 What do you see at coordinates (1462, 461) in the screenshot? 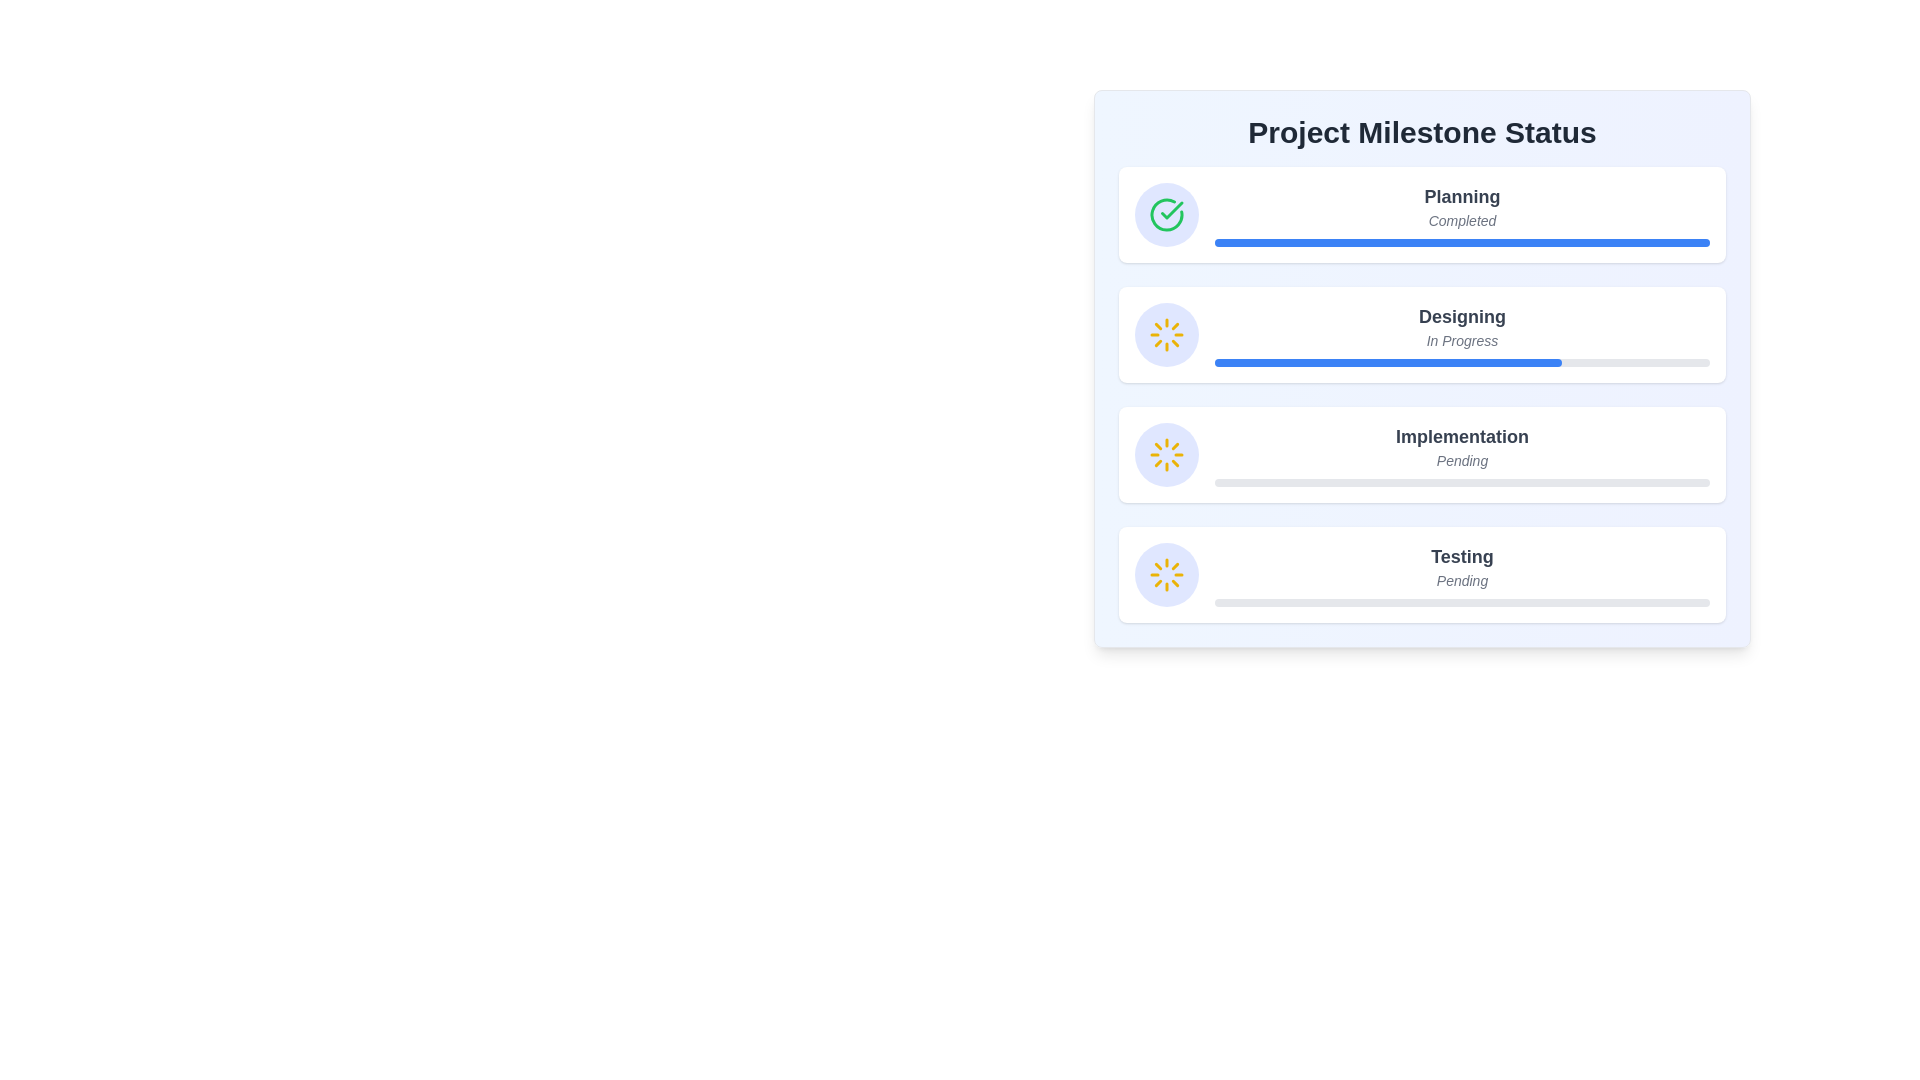
I see `the text label indicating the status of the milestone, which currently displays 'Pending', located below the 'Implementation' text and above the progress bar` at bounding box center [1462, 461].